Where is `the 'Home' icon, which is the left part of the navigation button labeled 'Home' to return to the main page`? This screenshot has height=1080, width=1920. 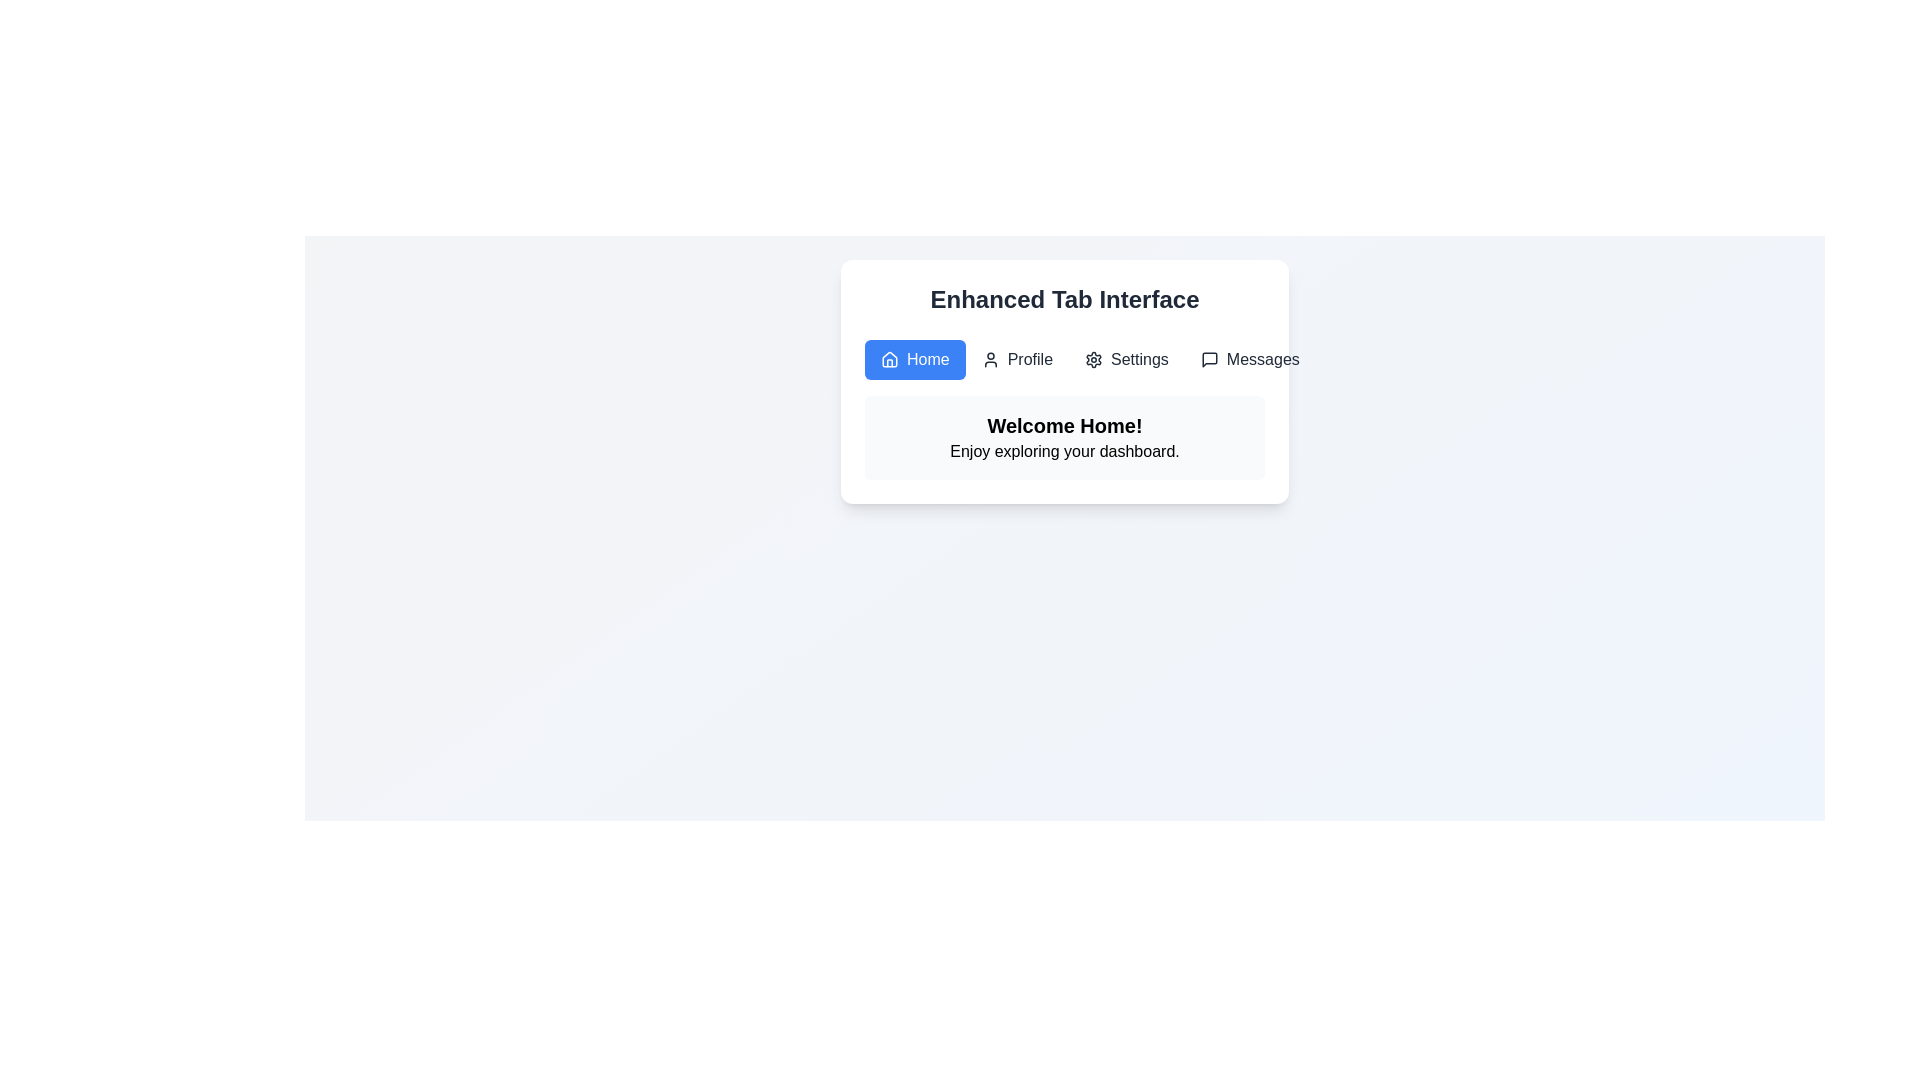
the 'Home' icon, which is the left part of the navigation button labeled 'Home' to return to the main page is located at coordinates (888, 358).